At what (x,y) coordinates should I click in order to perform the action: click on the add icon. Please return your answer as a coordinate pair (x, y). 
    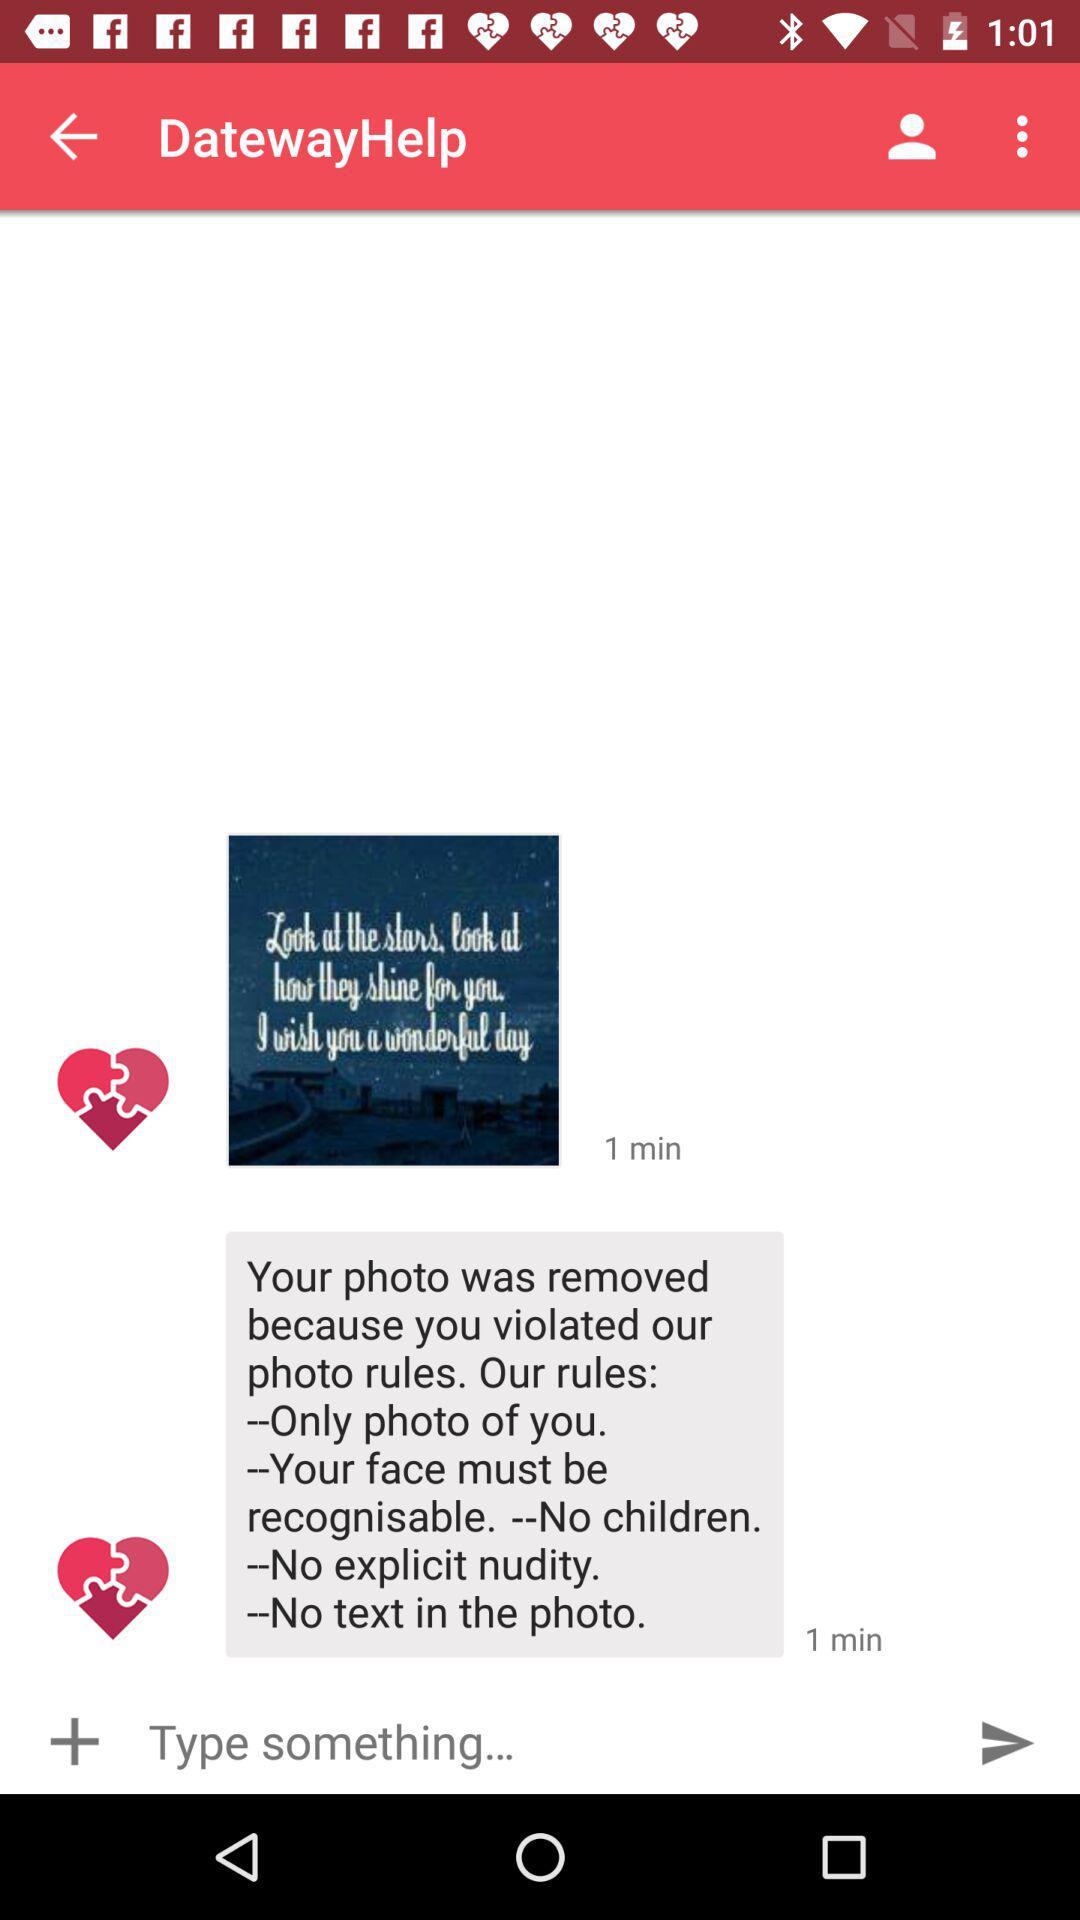
    Looking at the image, I should click on (73, 1740).